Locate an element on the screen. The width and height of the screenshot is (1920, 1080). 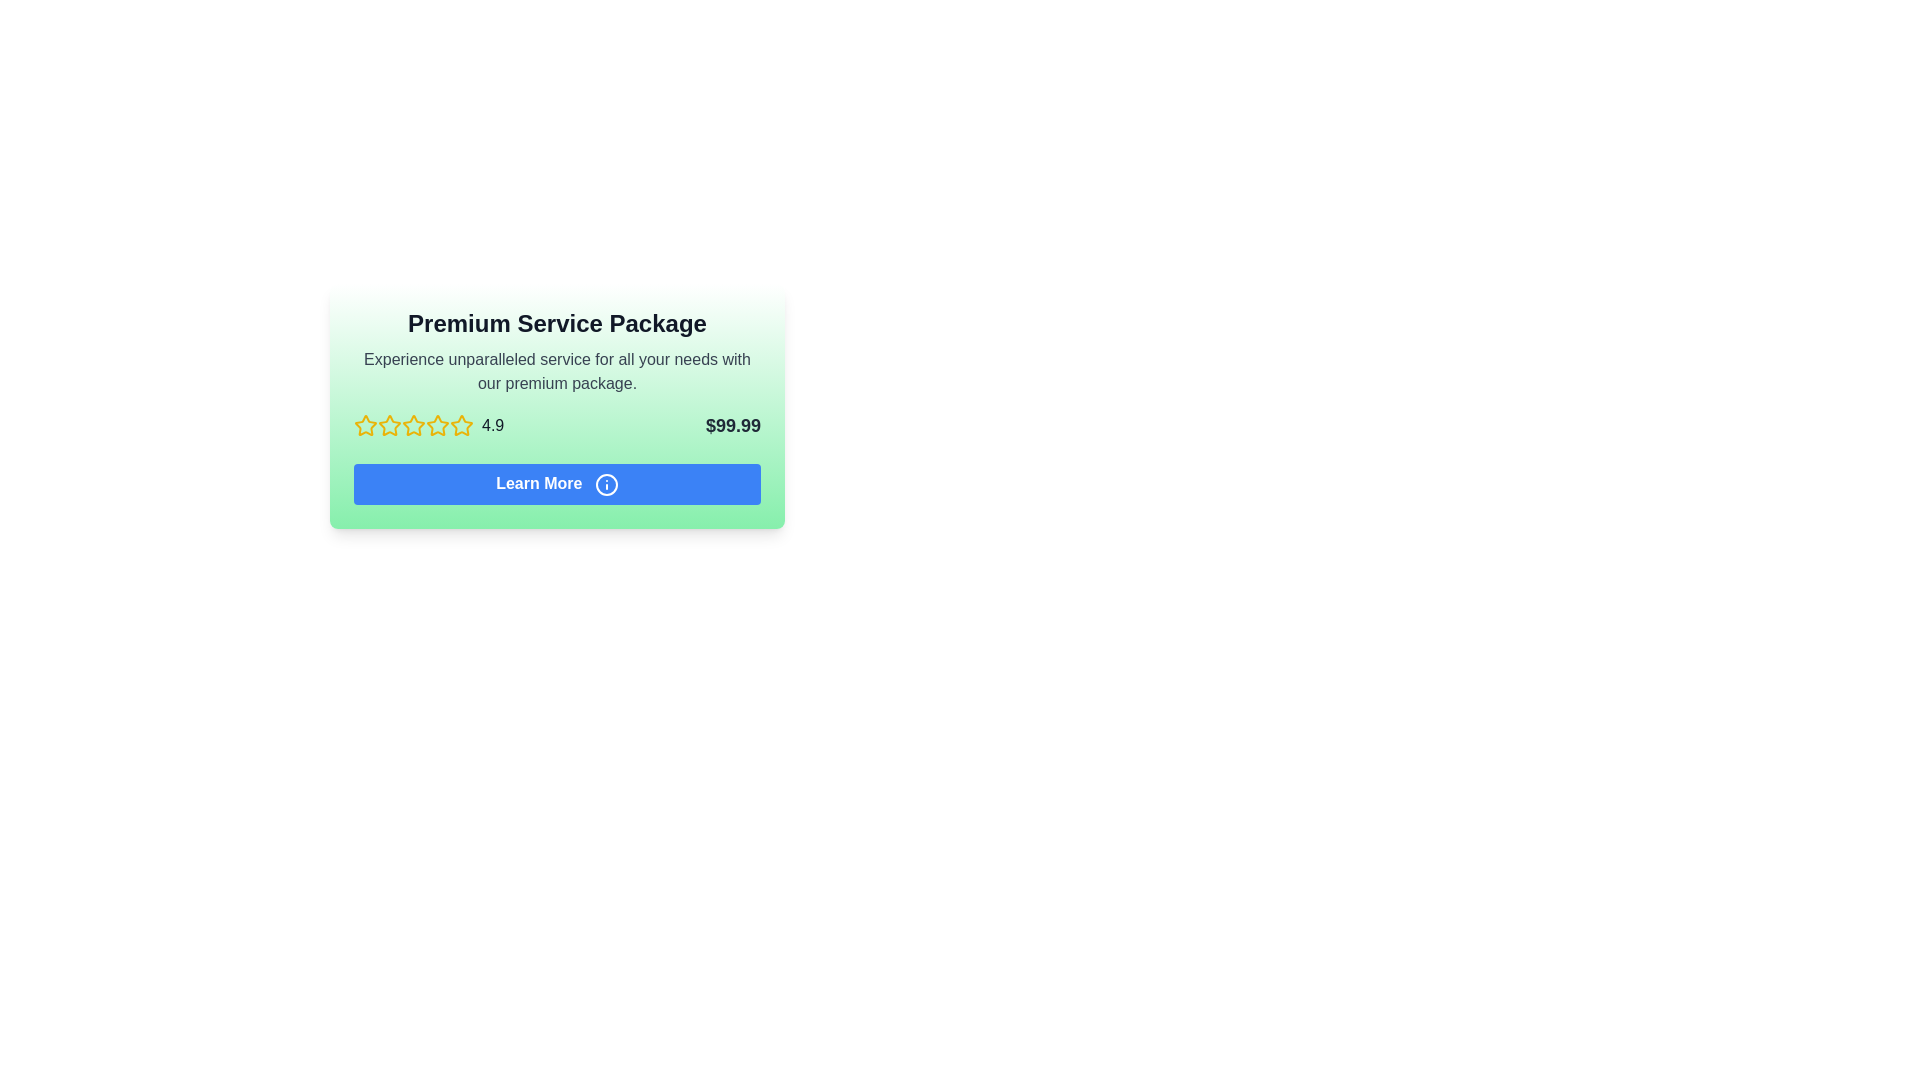
the call-to-action button located at the center-bottom of the card component, which is directly below the rating and price text ('$99.99'), to trigger visual feedback is located at coordinates (557, 484).